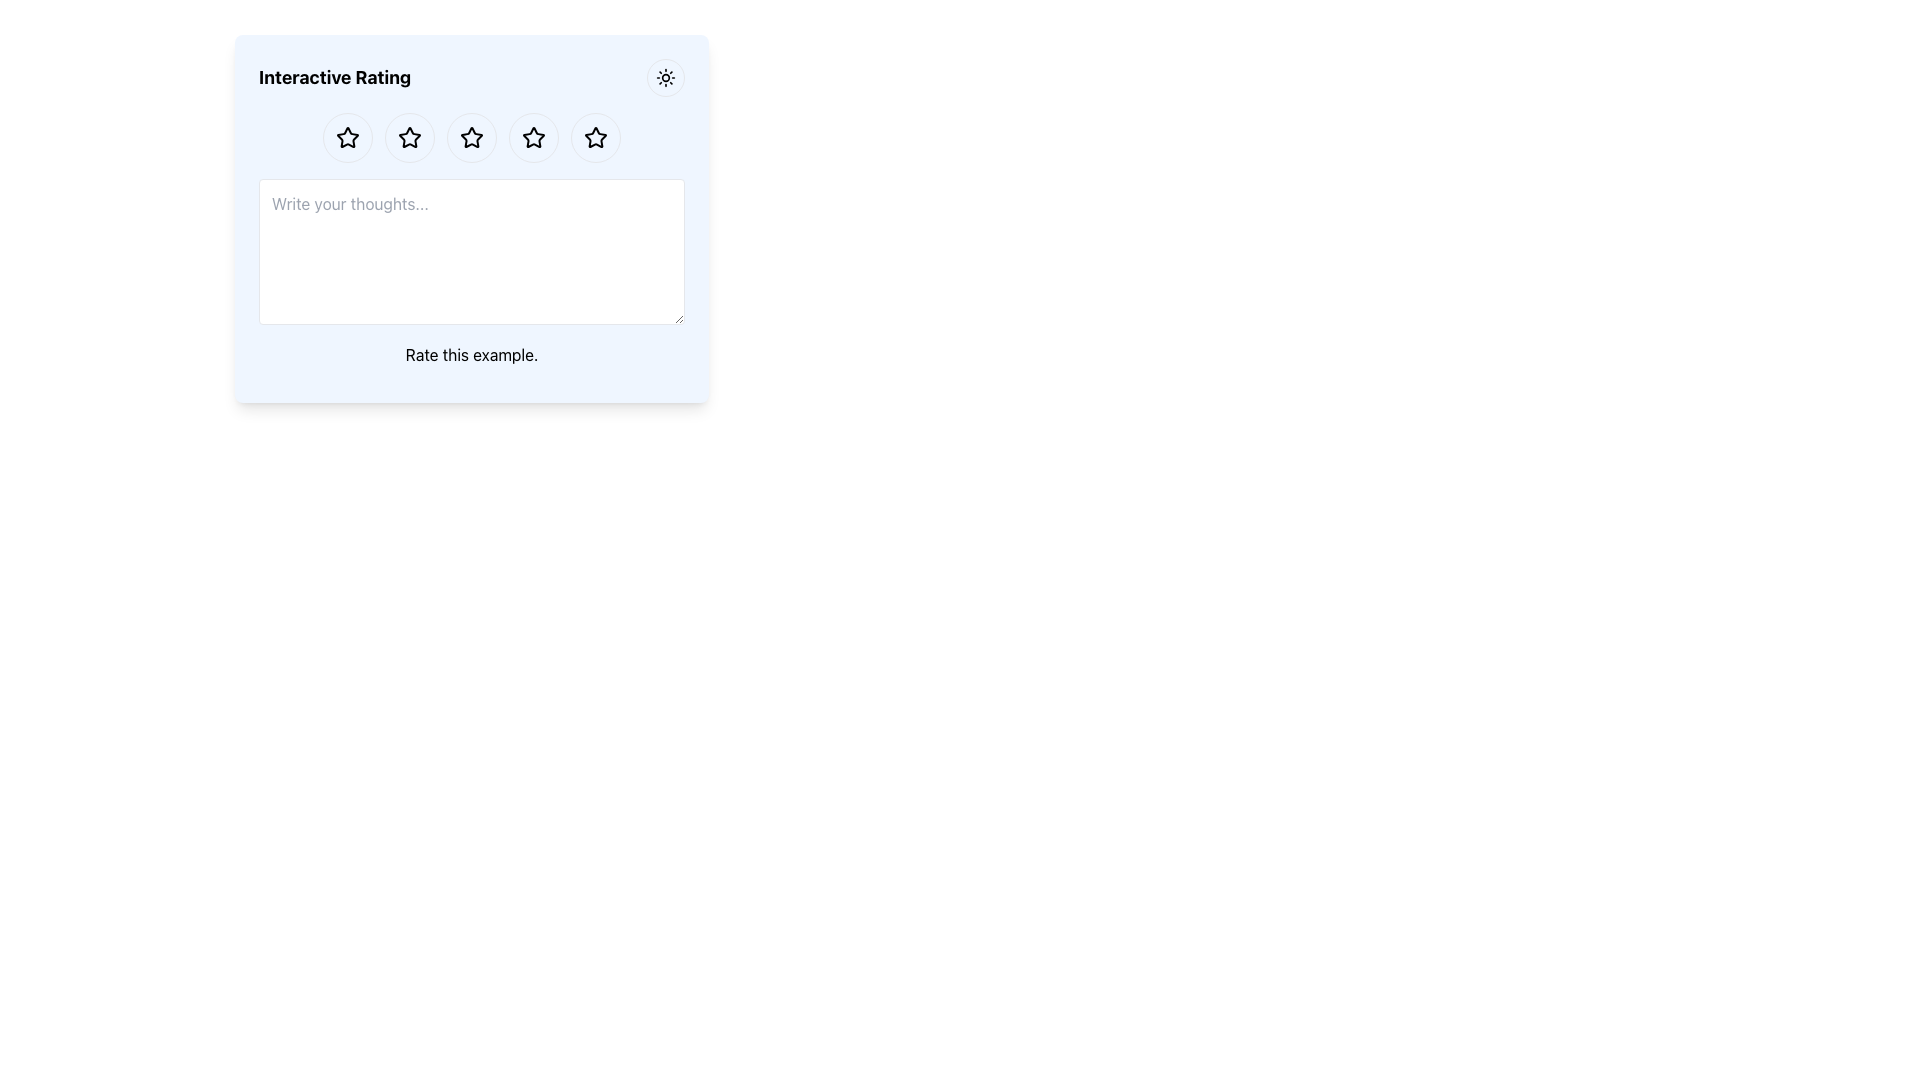 This screenshot has width=1920, height=1080. What do you see at coordinates (408, 137) in the screenshot?
I see `the second star button in the Interactive Rating section` at bounding box center [408, 137].